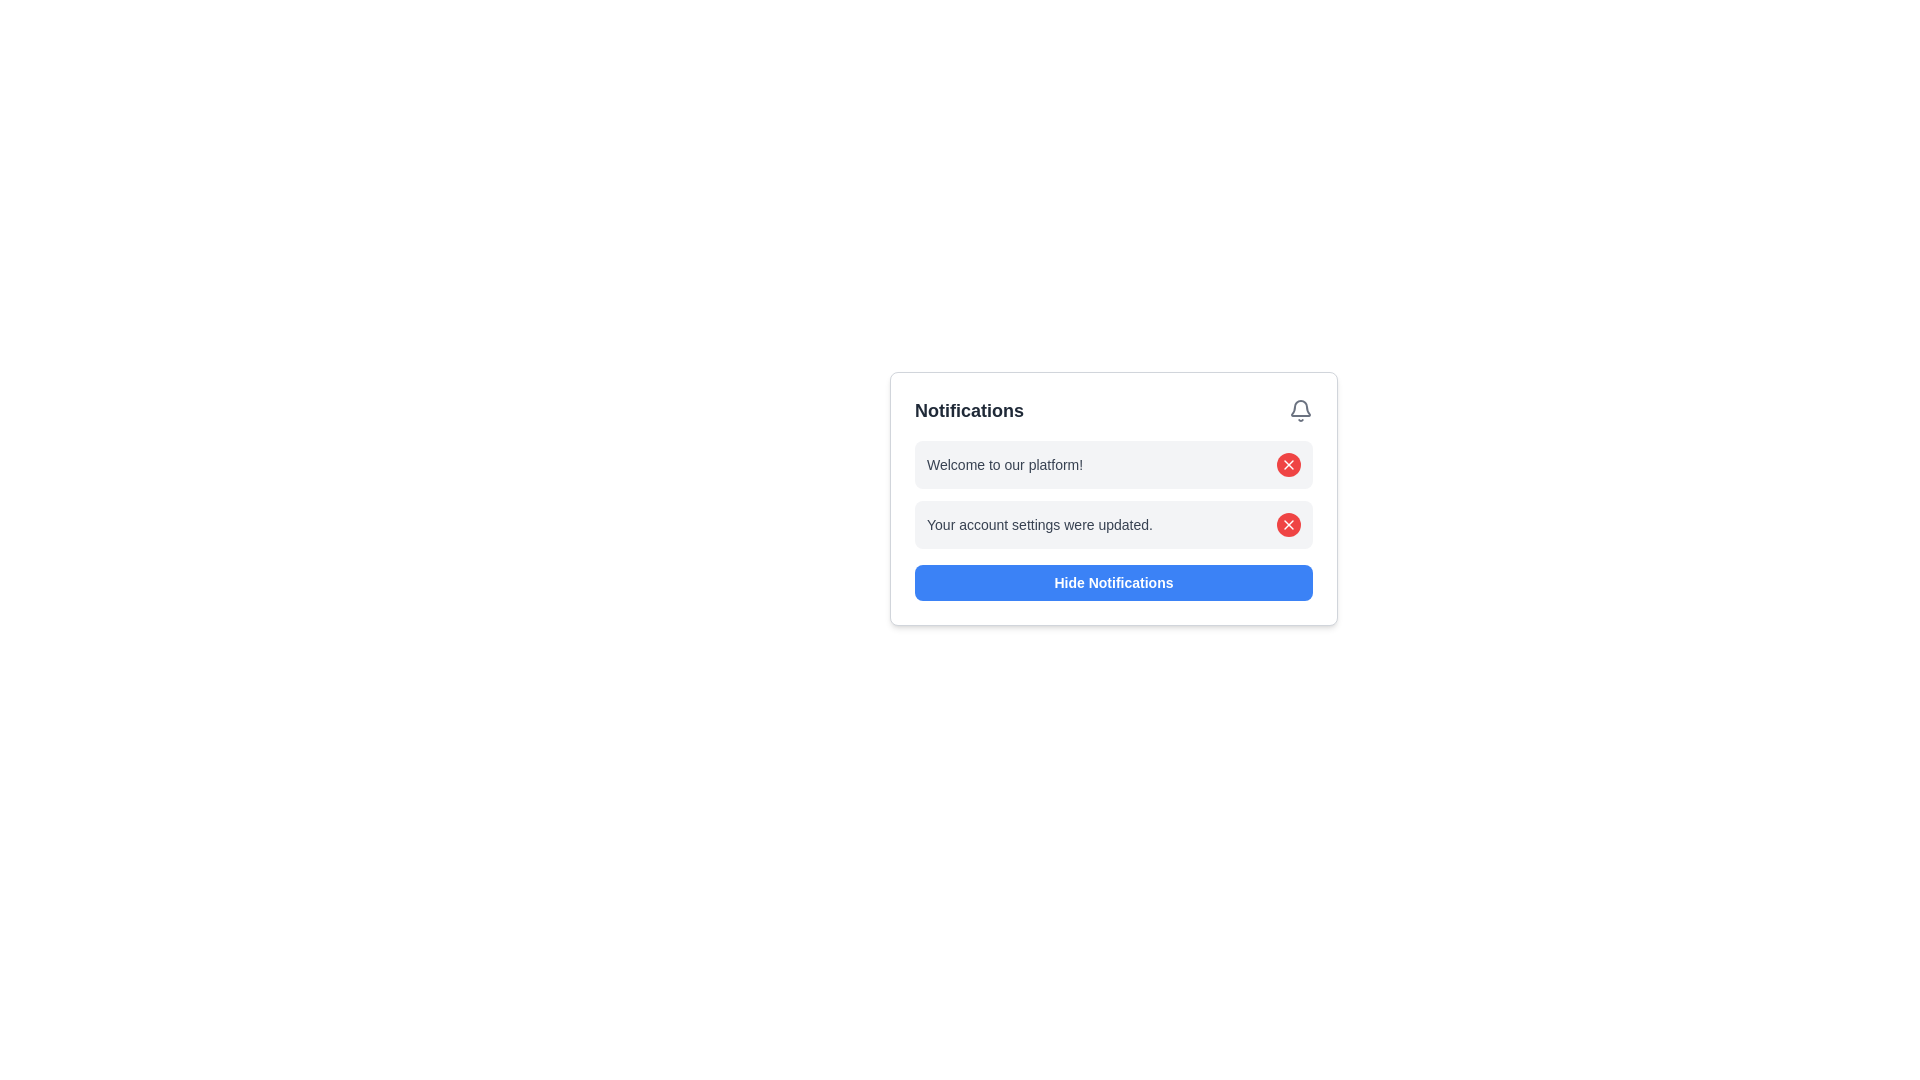 Image resolution: width=1920 pixels, height=1080 pixels. Describe the element at coordinates (1005, 465) in the screenshot. I see `the introductory text 'Welcome to our platform!' located in the notification panel, which is styled in a small, gray-colored font and positioned under the 'Notifications' header` at that location.